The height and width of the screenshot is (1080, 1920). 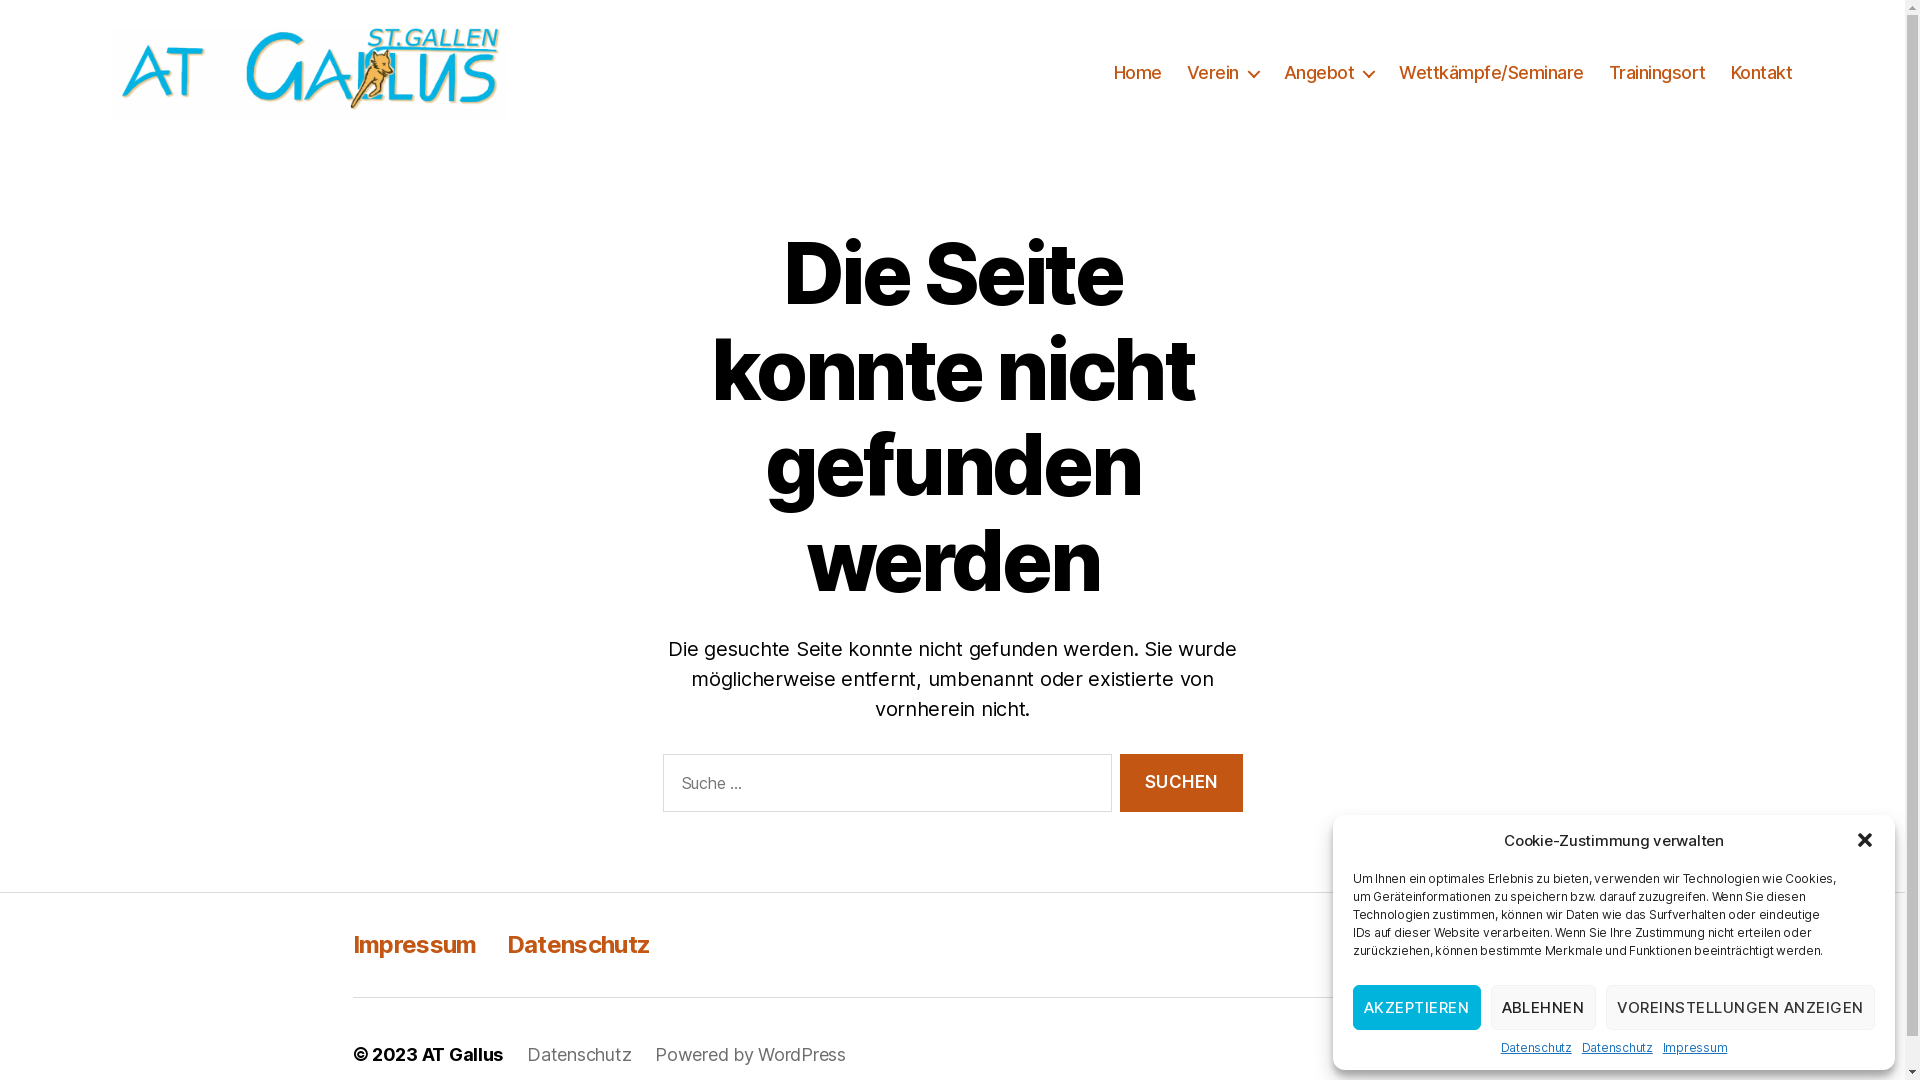 What do you see at coordinates (1740, 1007) in the screenshot?
I see `'VOREINSTELLUNGEN ANZEIGEN'` at bounding box center [1740, 1007].